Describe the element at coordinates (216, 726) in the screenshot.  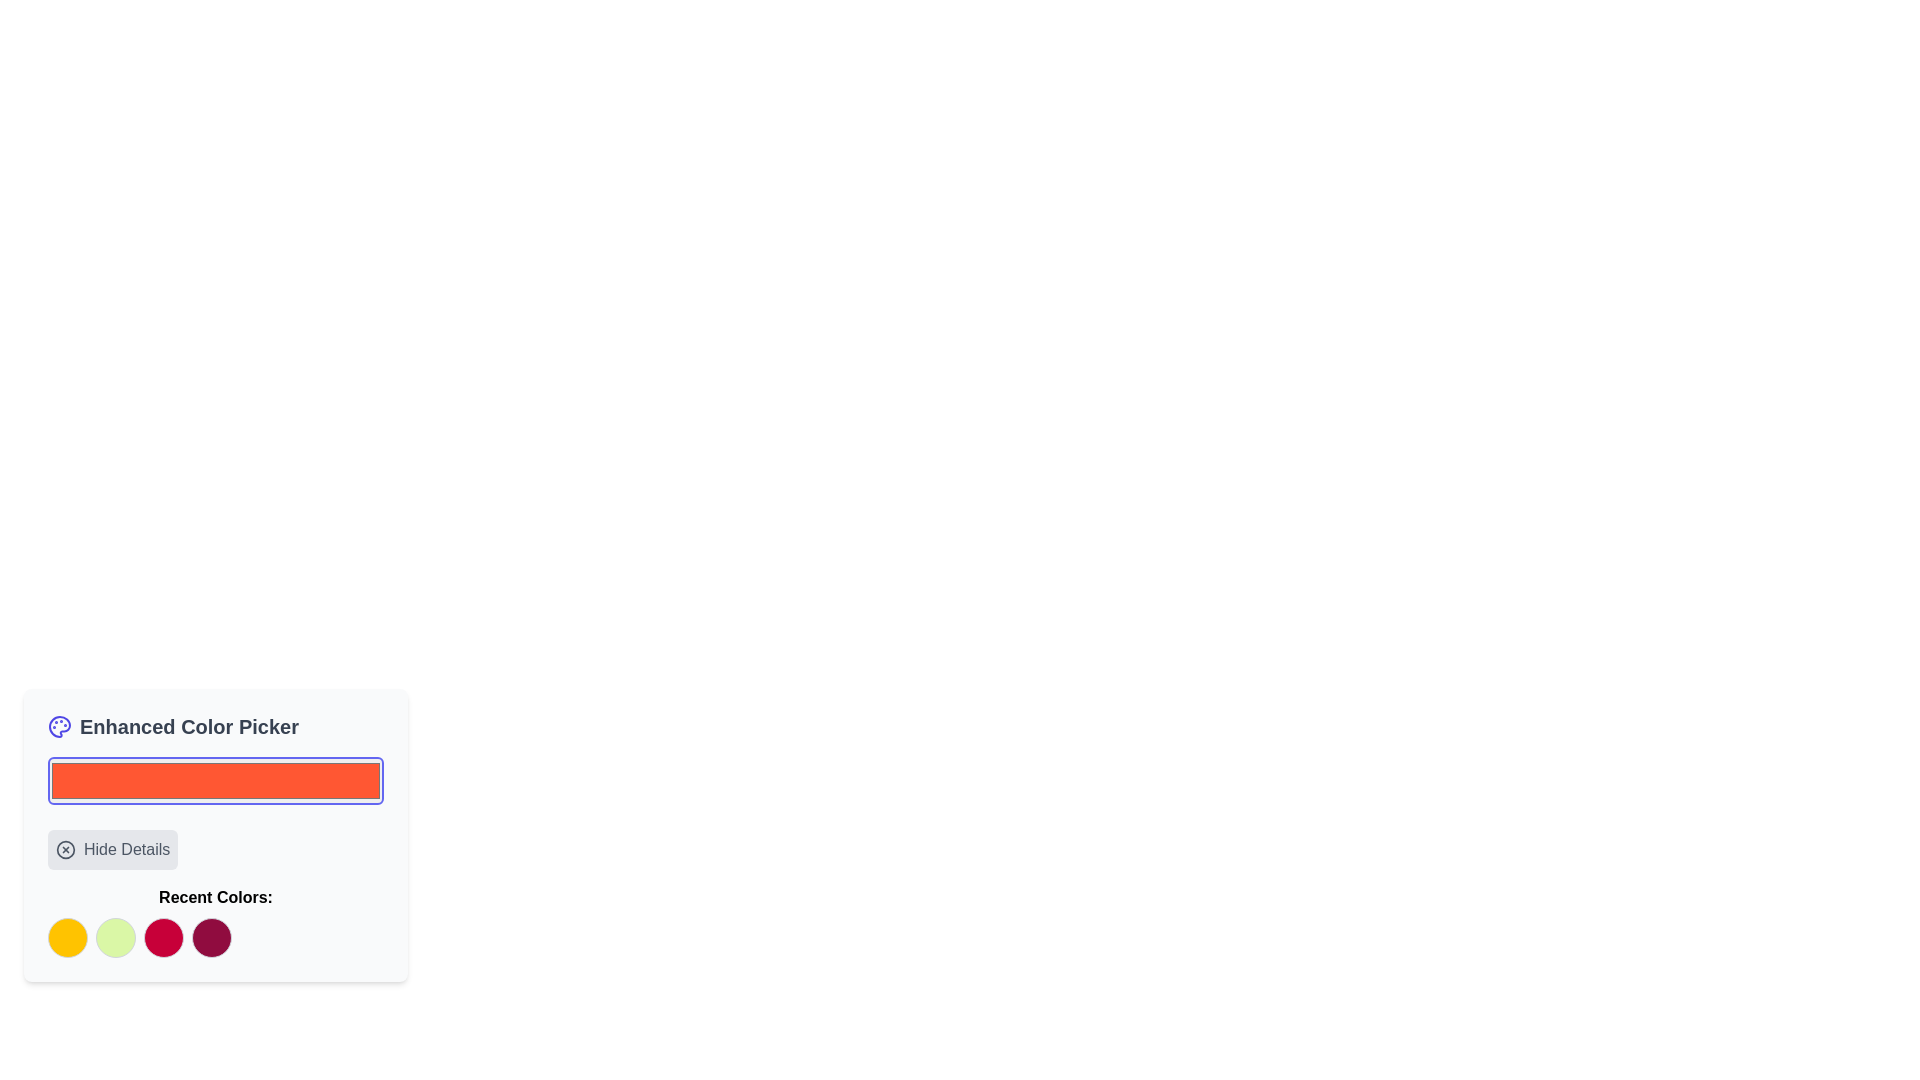
I see `displayed title of the header element labeled 'Enhanced Color Picker' which features a colorful palette icon and is prominently styled in bold text` at that location.